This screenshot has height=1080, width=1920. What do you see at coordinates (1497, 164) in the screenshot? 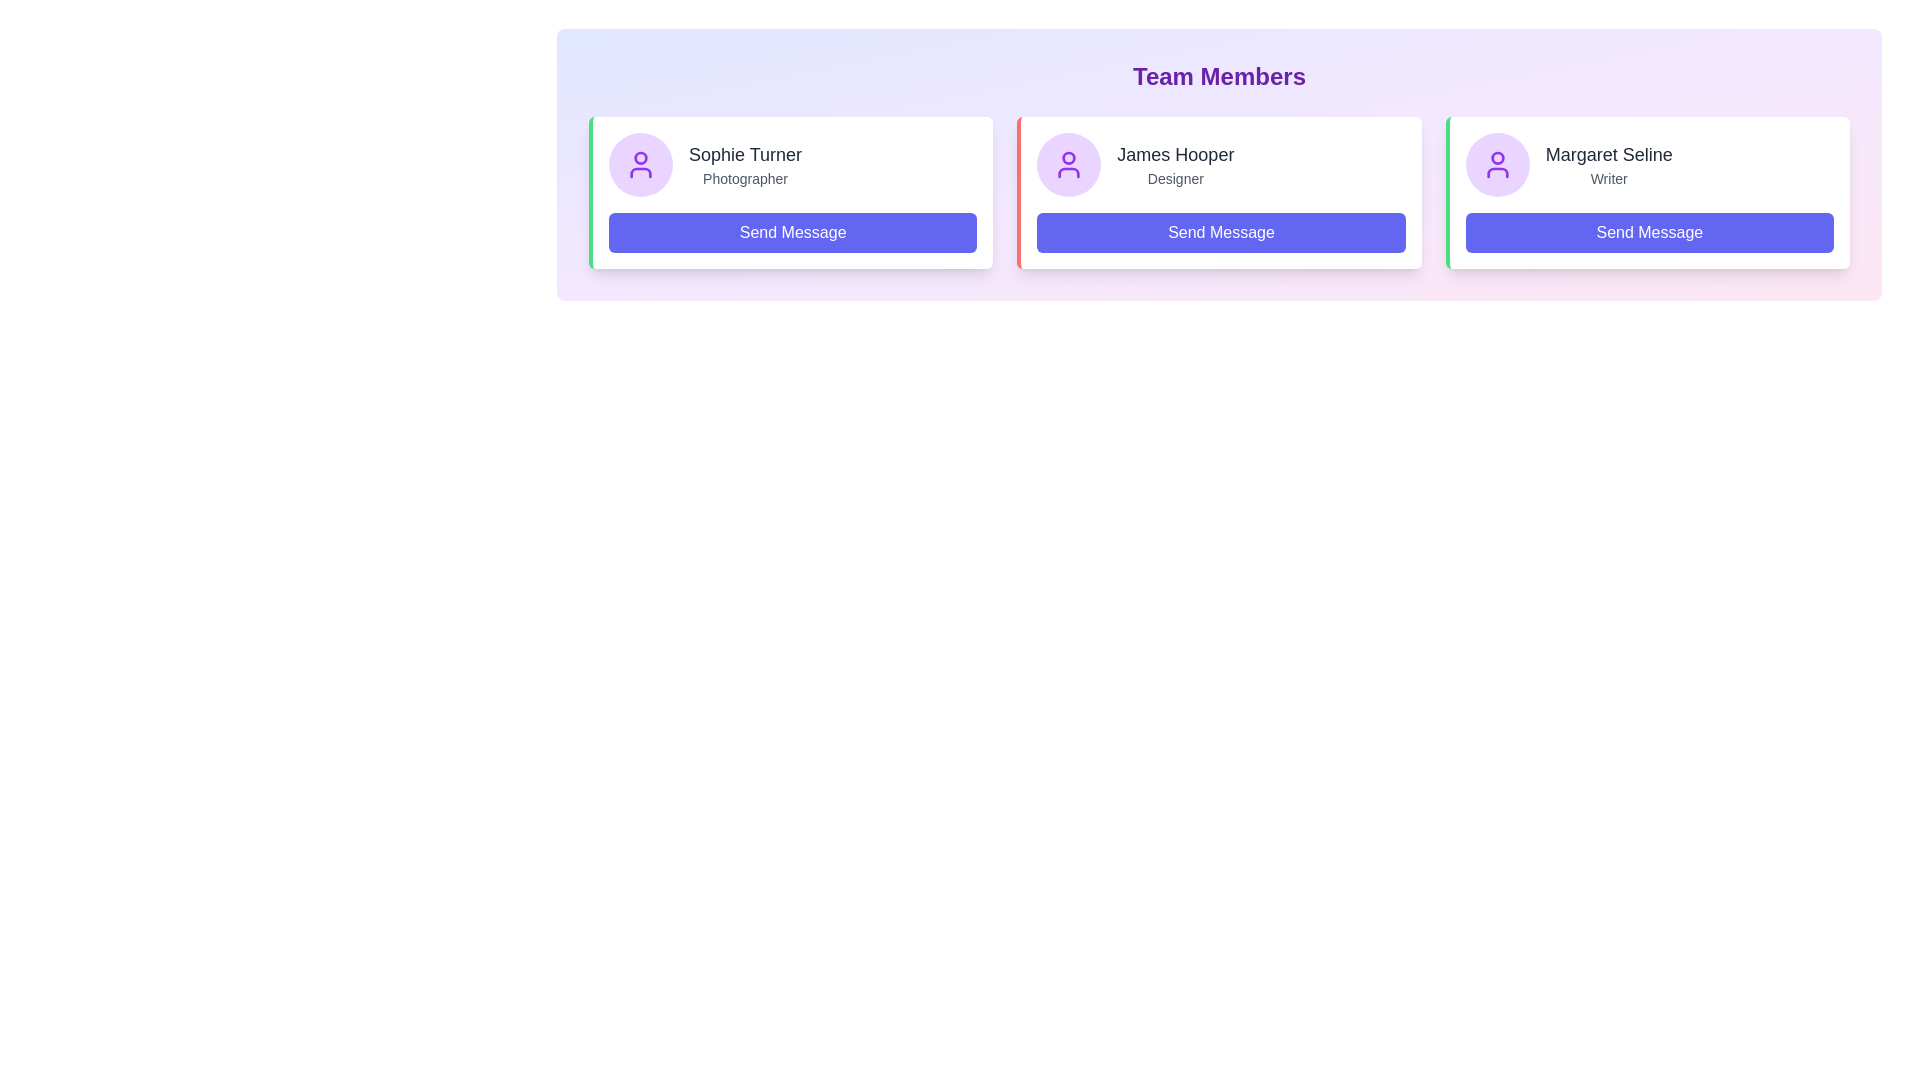
I see `the circular avatar icon representing 'Margaret Seline, Writer' in the top left section of the card layout` at bounding box center [1497, 164].